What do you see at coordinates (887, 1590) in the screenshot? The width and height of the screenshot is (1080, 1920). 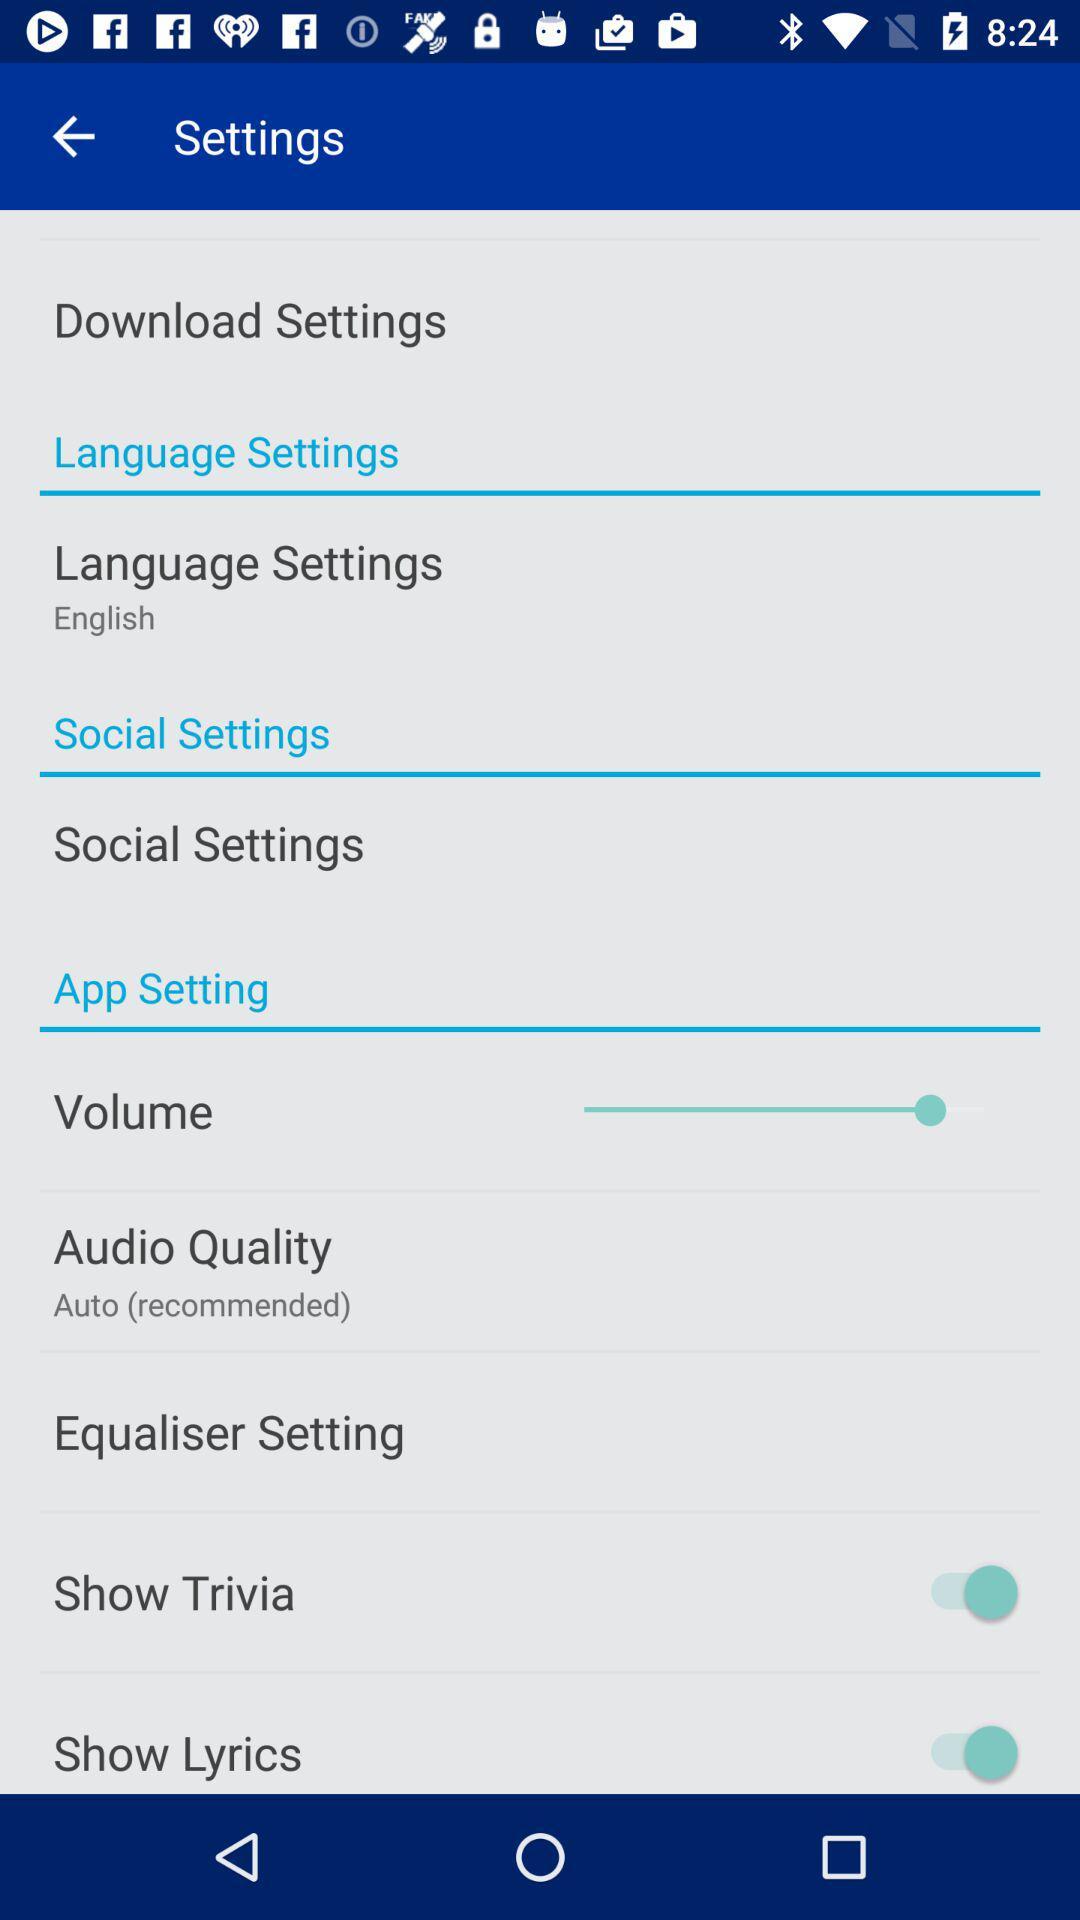 I see `show trivia option` at bounding box center [887, 1590].